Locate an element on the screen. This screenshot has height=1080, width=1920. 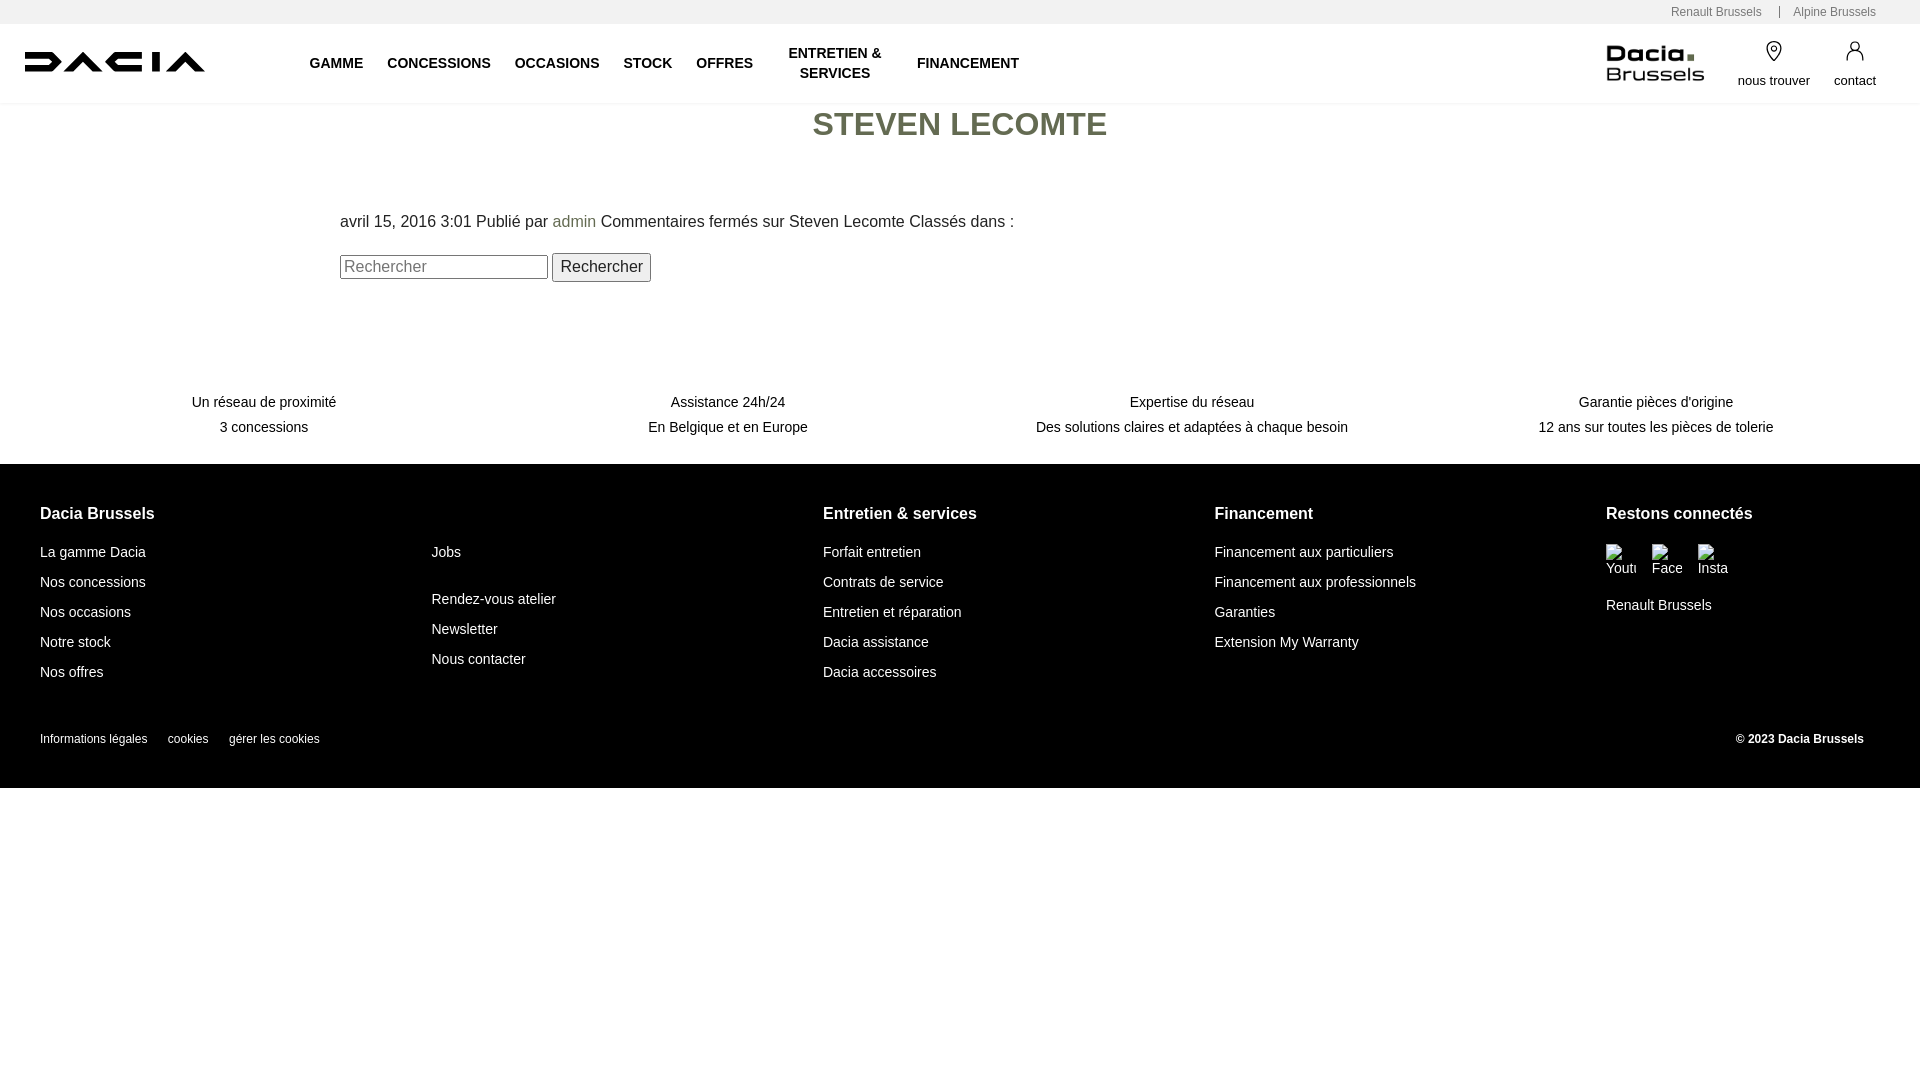
'La gamme Dacia' is located at coordinates (91, 551).